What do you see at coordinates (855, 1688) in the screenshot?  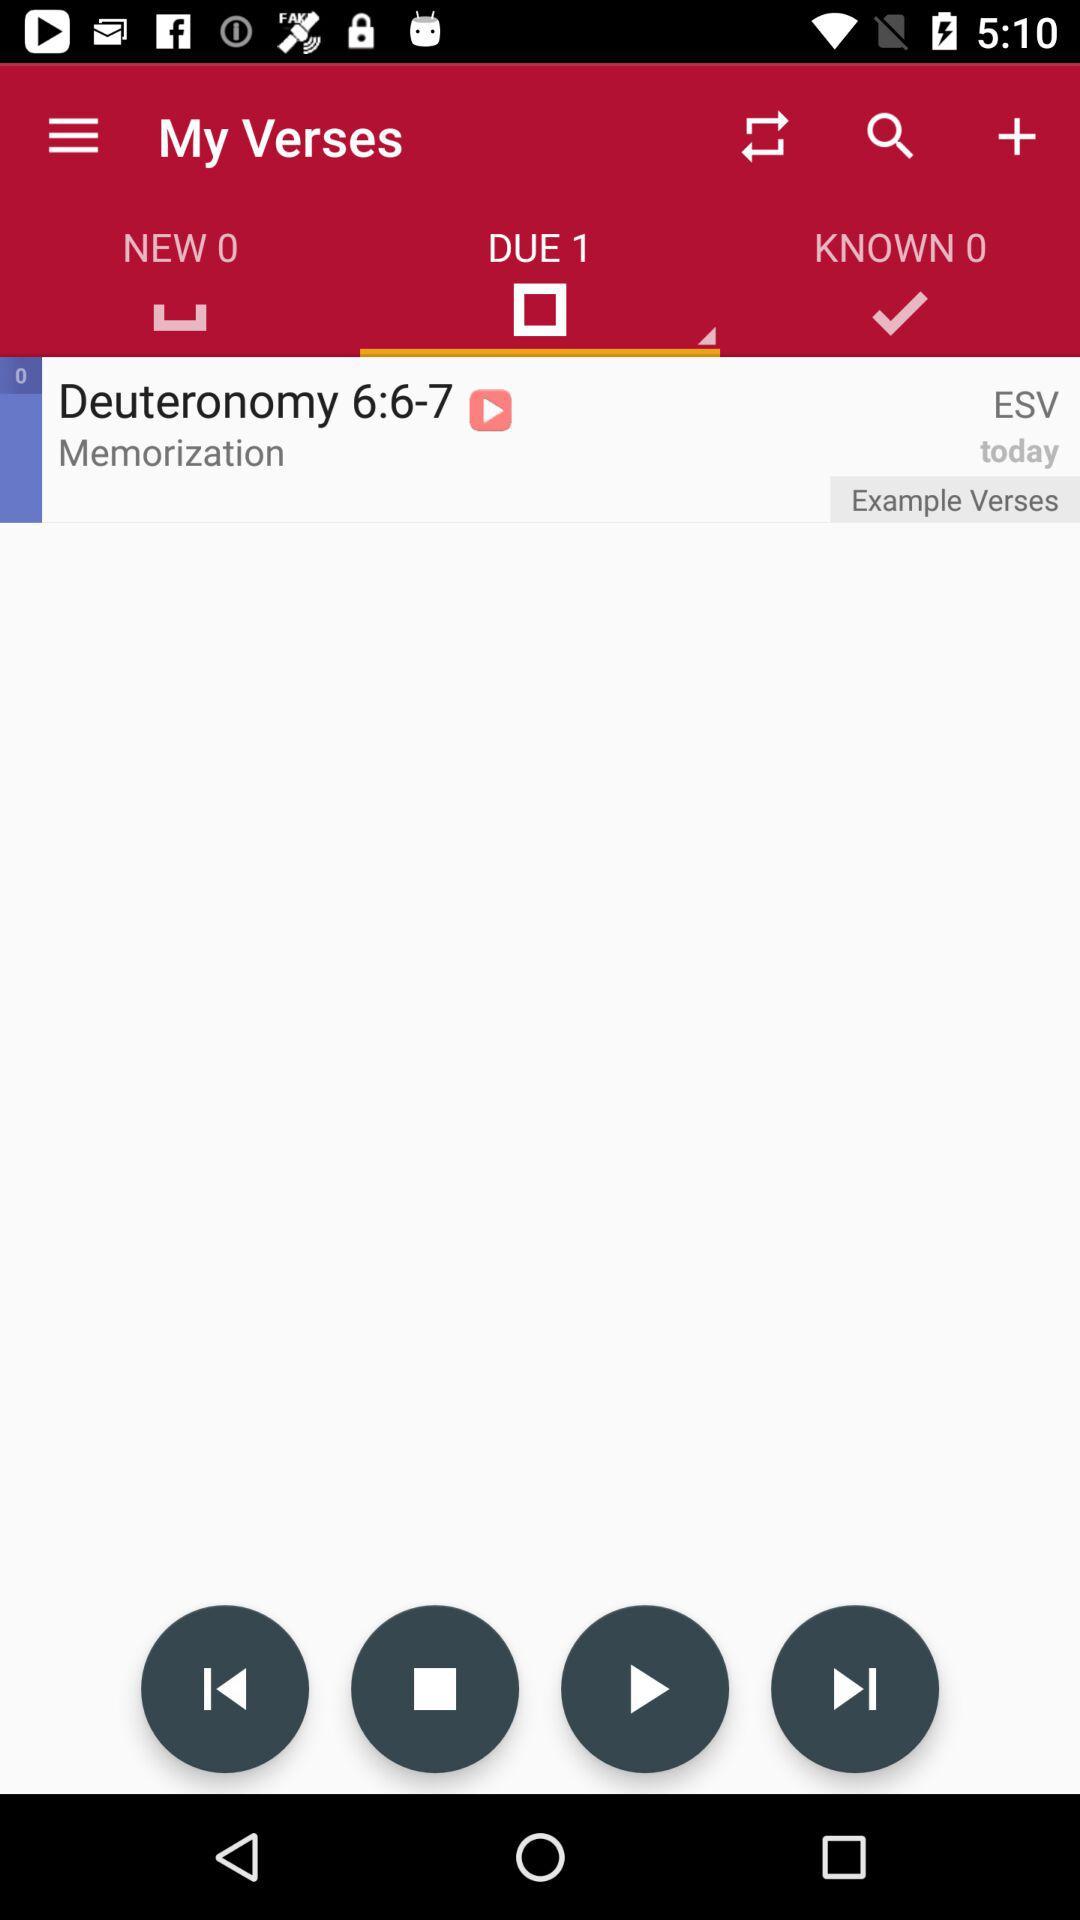 I see `skips to the next track` at bounding box center [855, 1688].